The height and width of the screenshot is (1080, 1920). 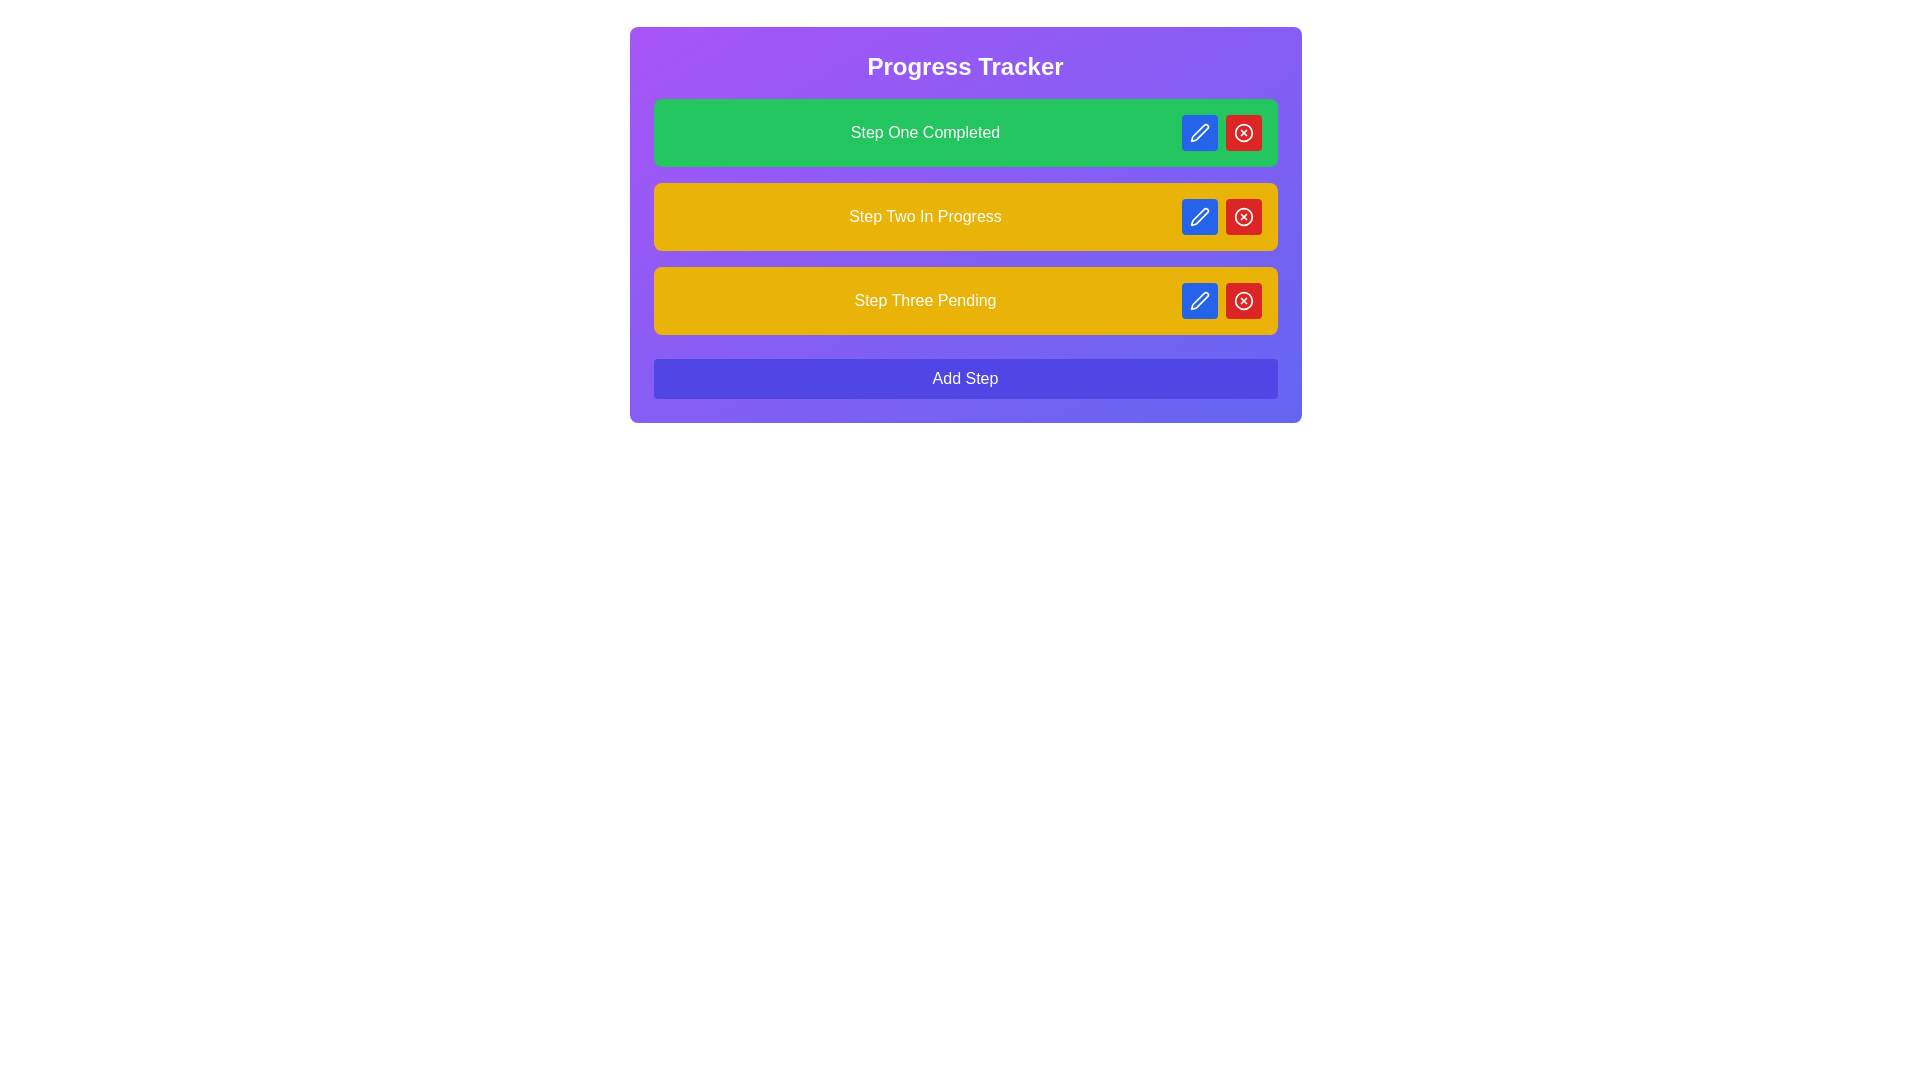 What do you see at coordinates (965, 216) in the screenshot?
I see `the progress step element in the Progress Tracker interface, which is located between 'Step One Completed' and 'Step Three Pending'` at bounding box center [965, 216].